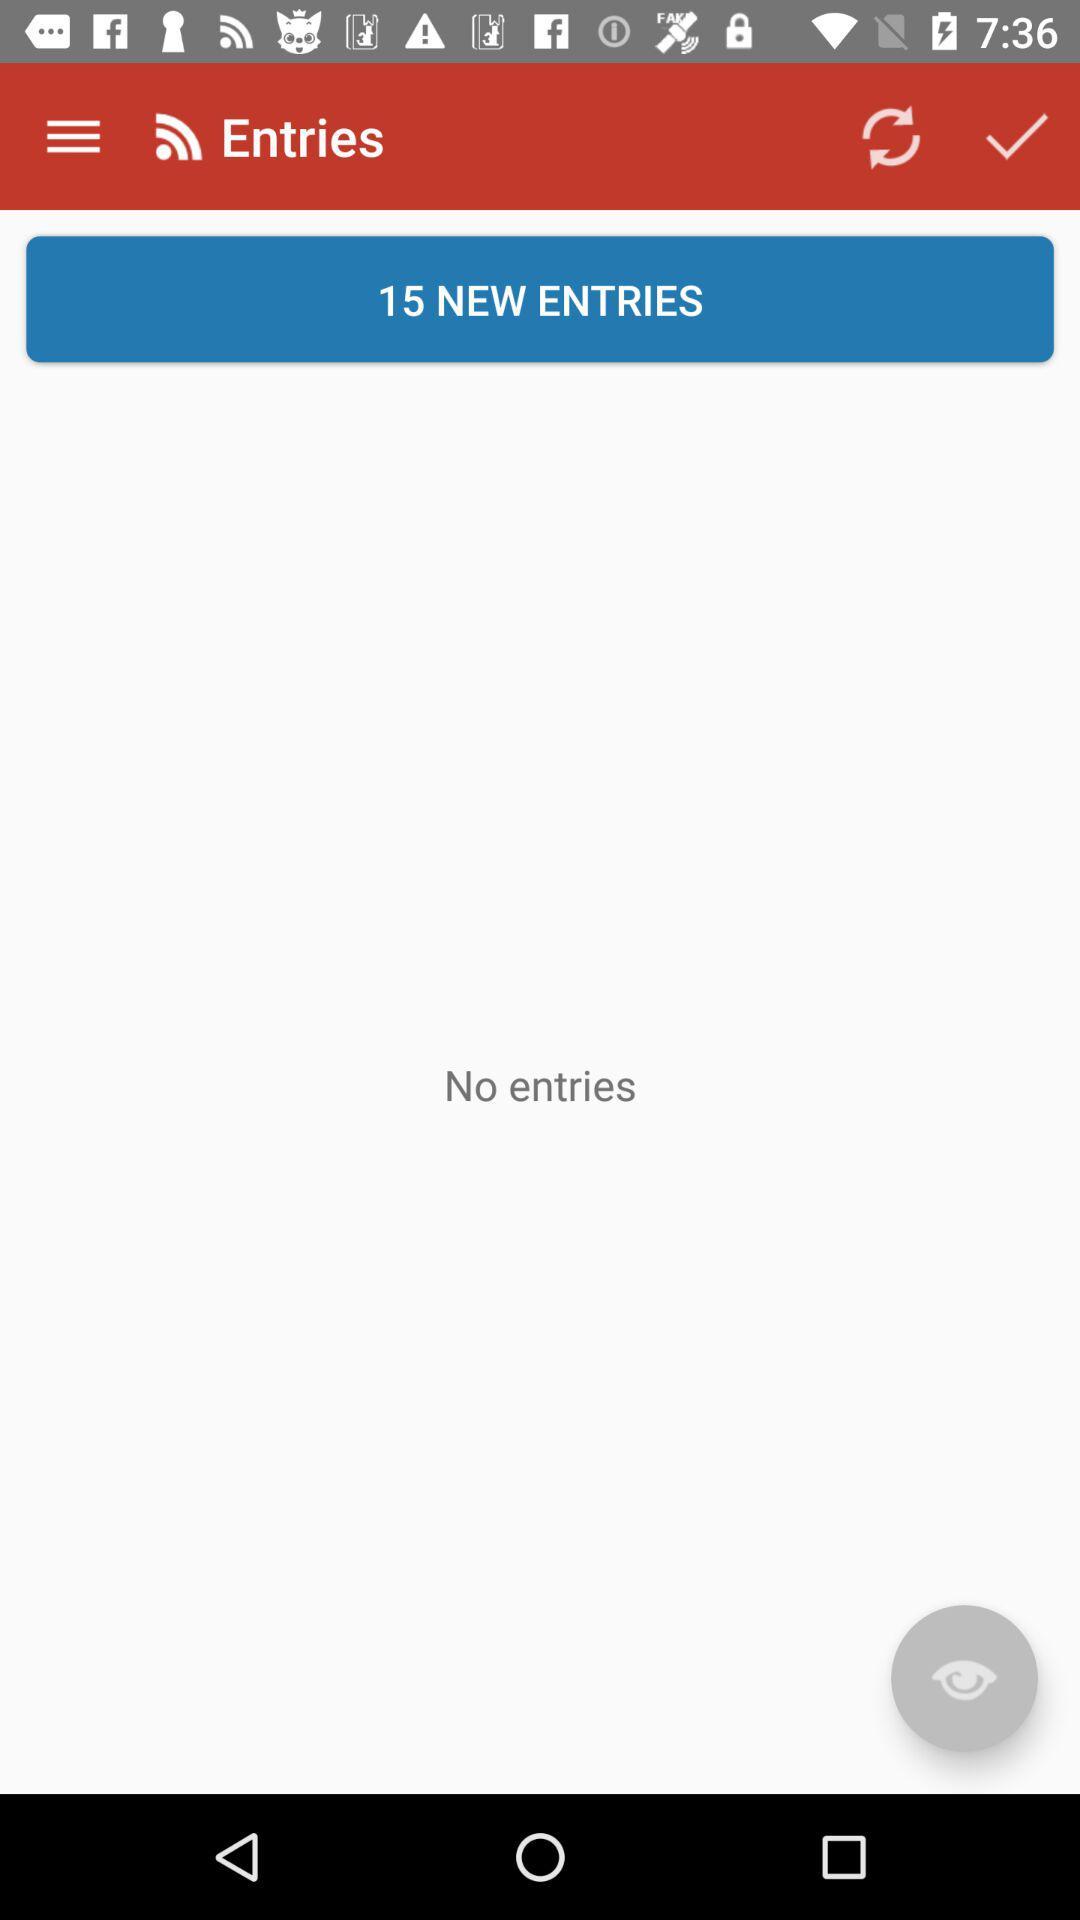  I want to click on the item above no entries, so click(540, 298).